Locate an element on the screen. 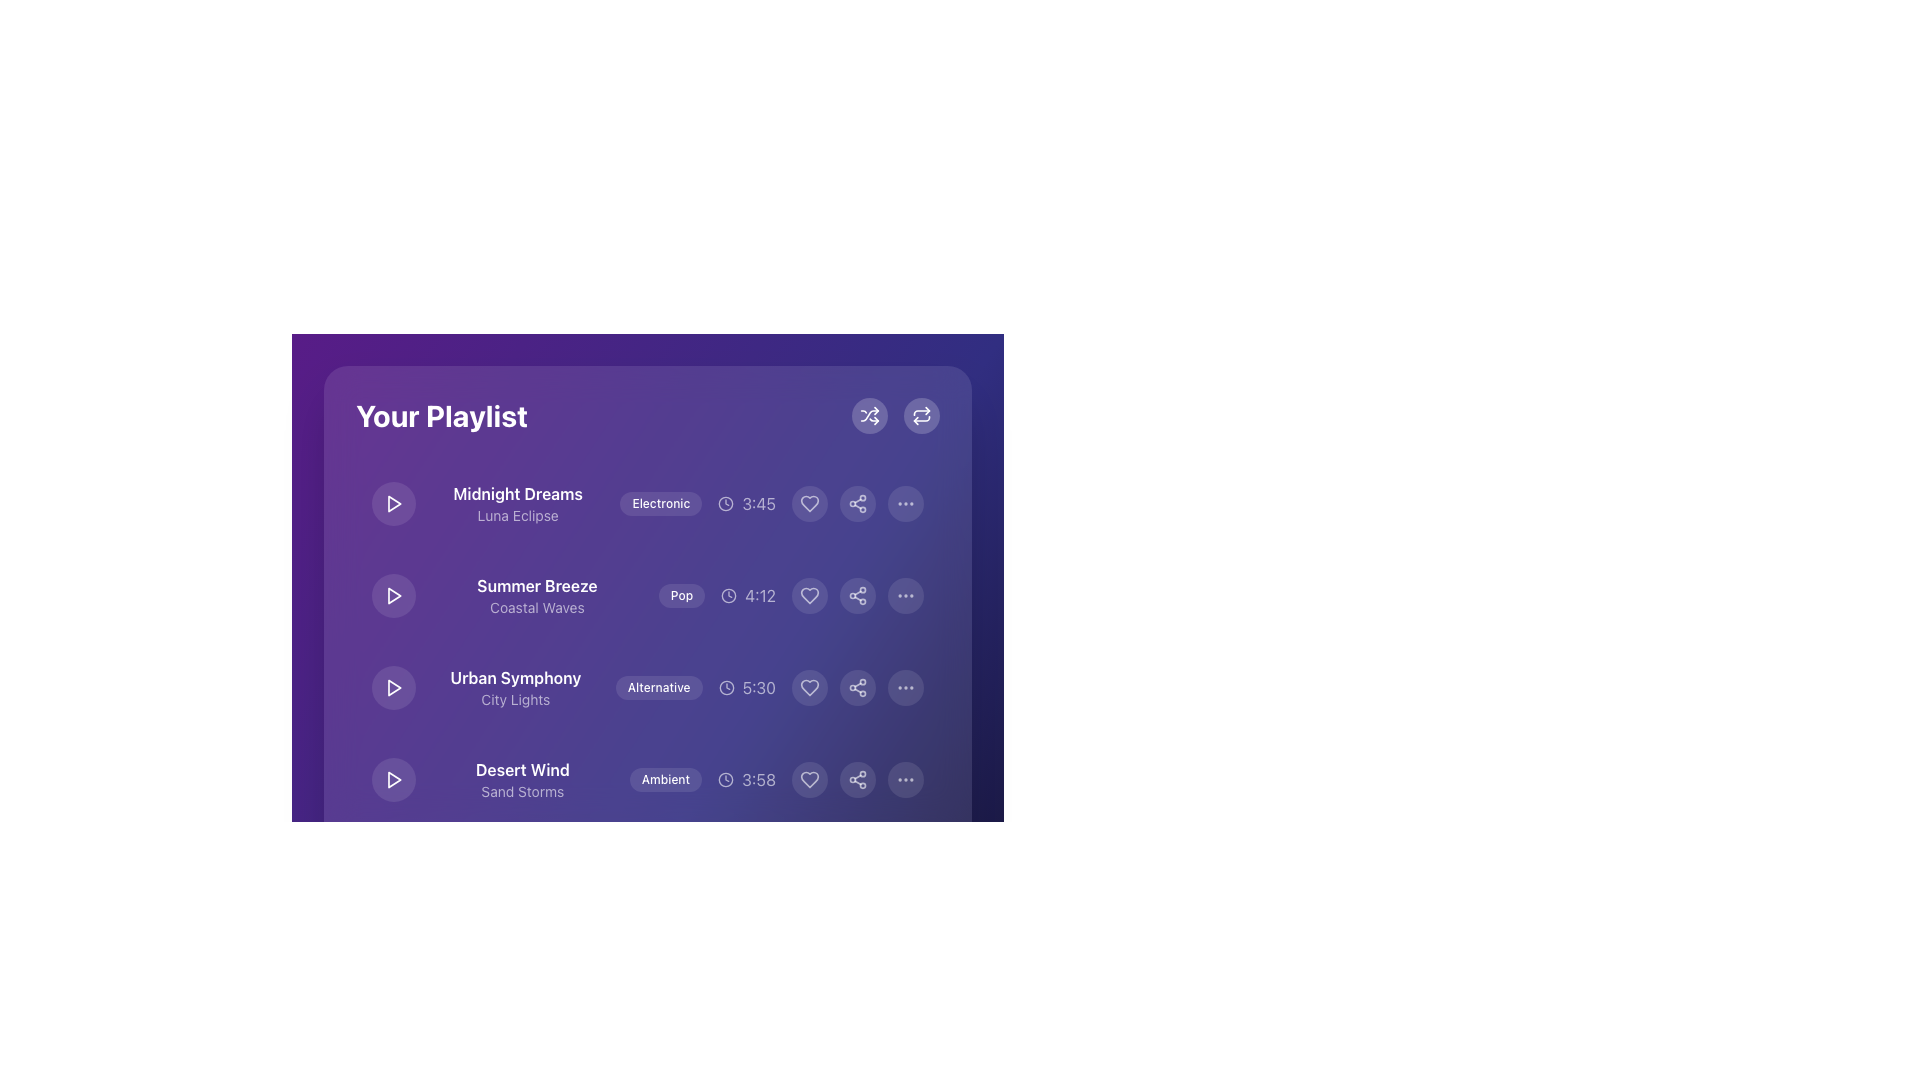  the bold, white text label reading 'Your Playlist' located at the top-left corner of the purple interface is located at coordinates (440, 415).